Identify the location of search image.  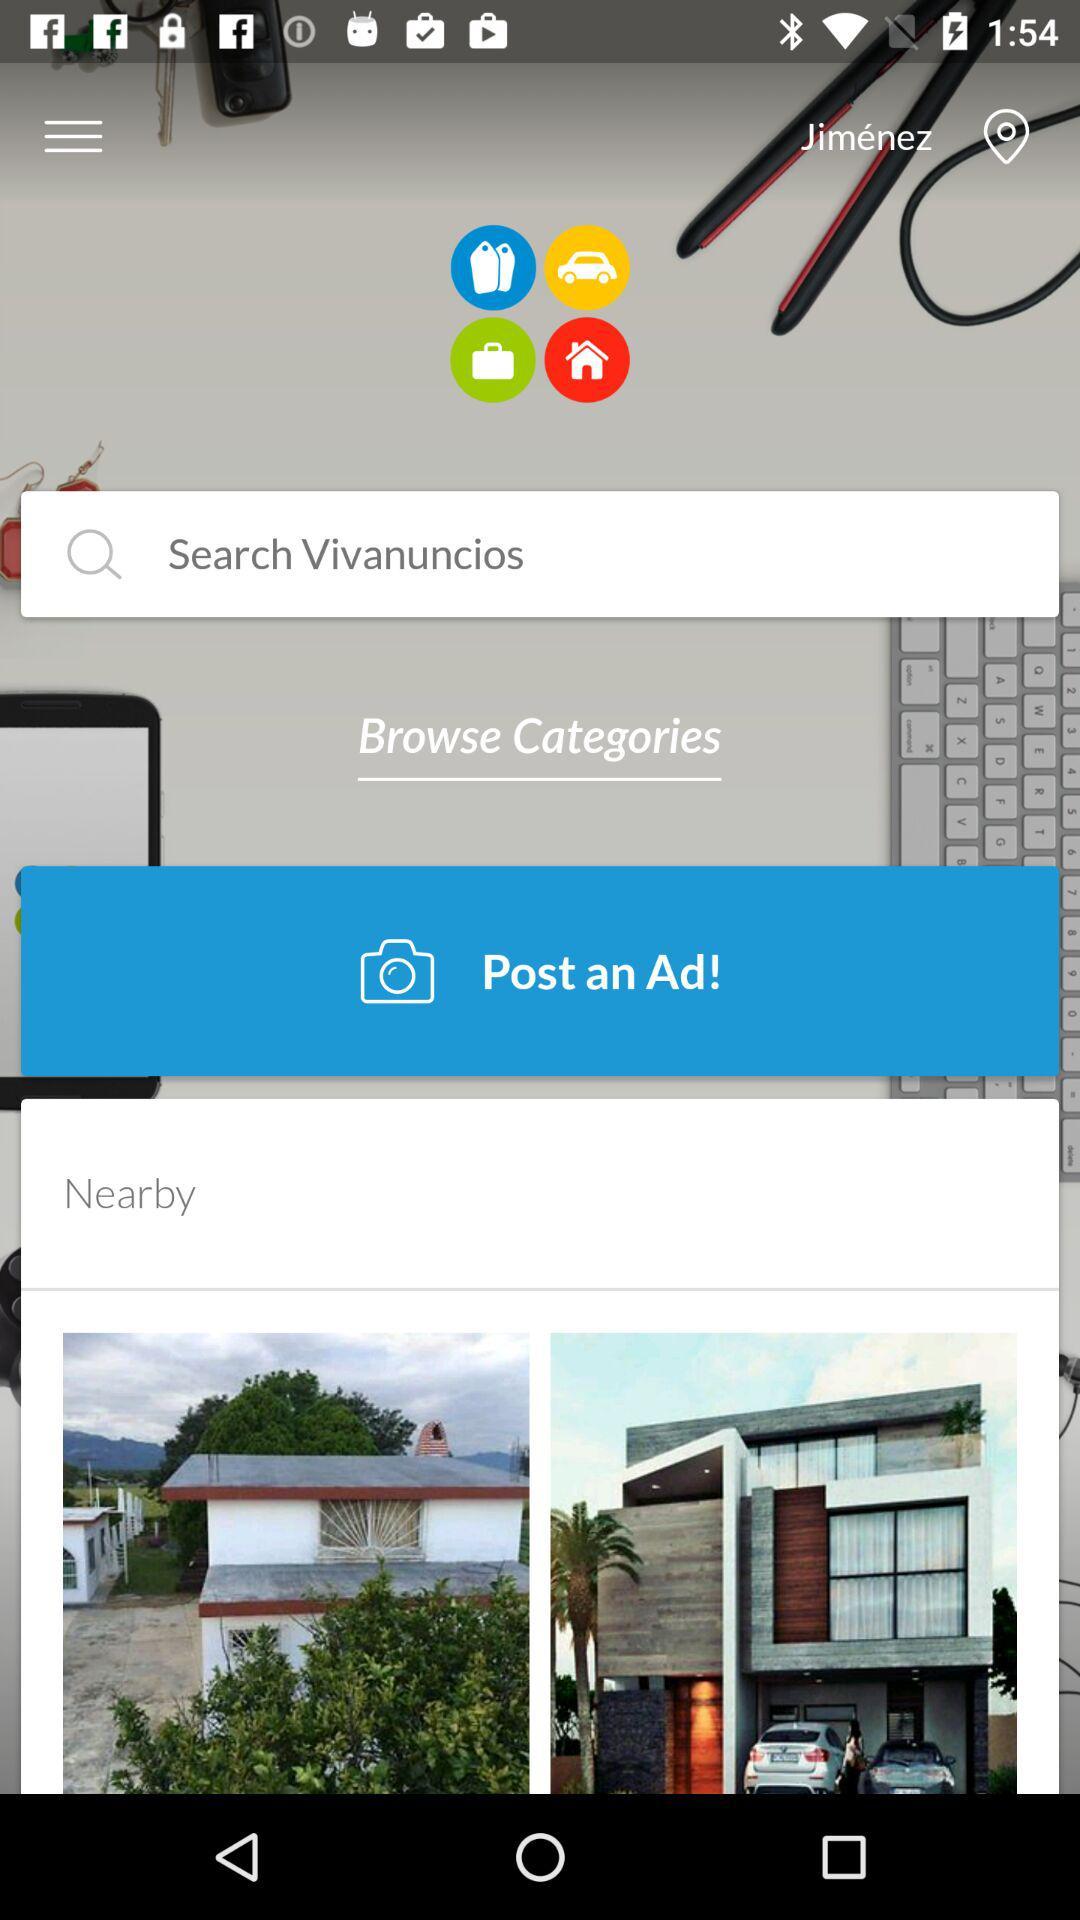
(571, 554).